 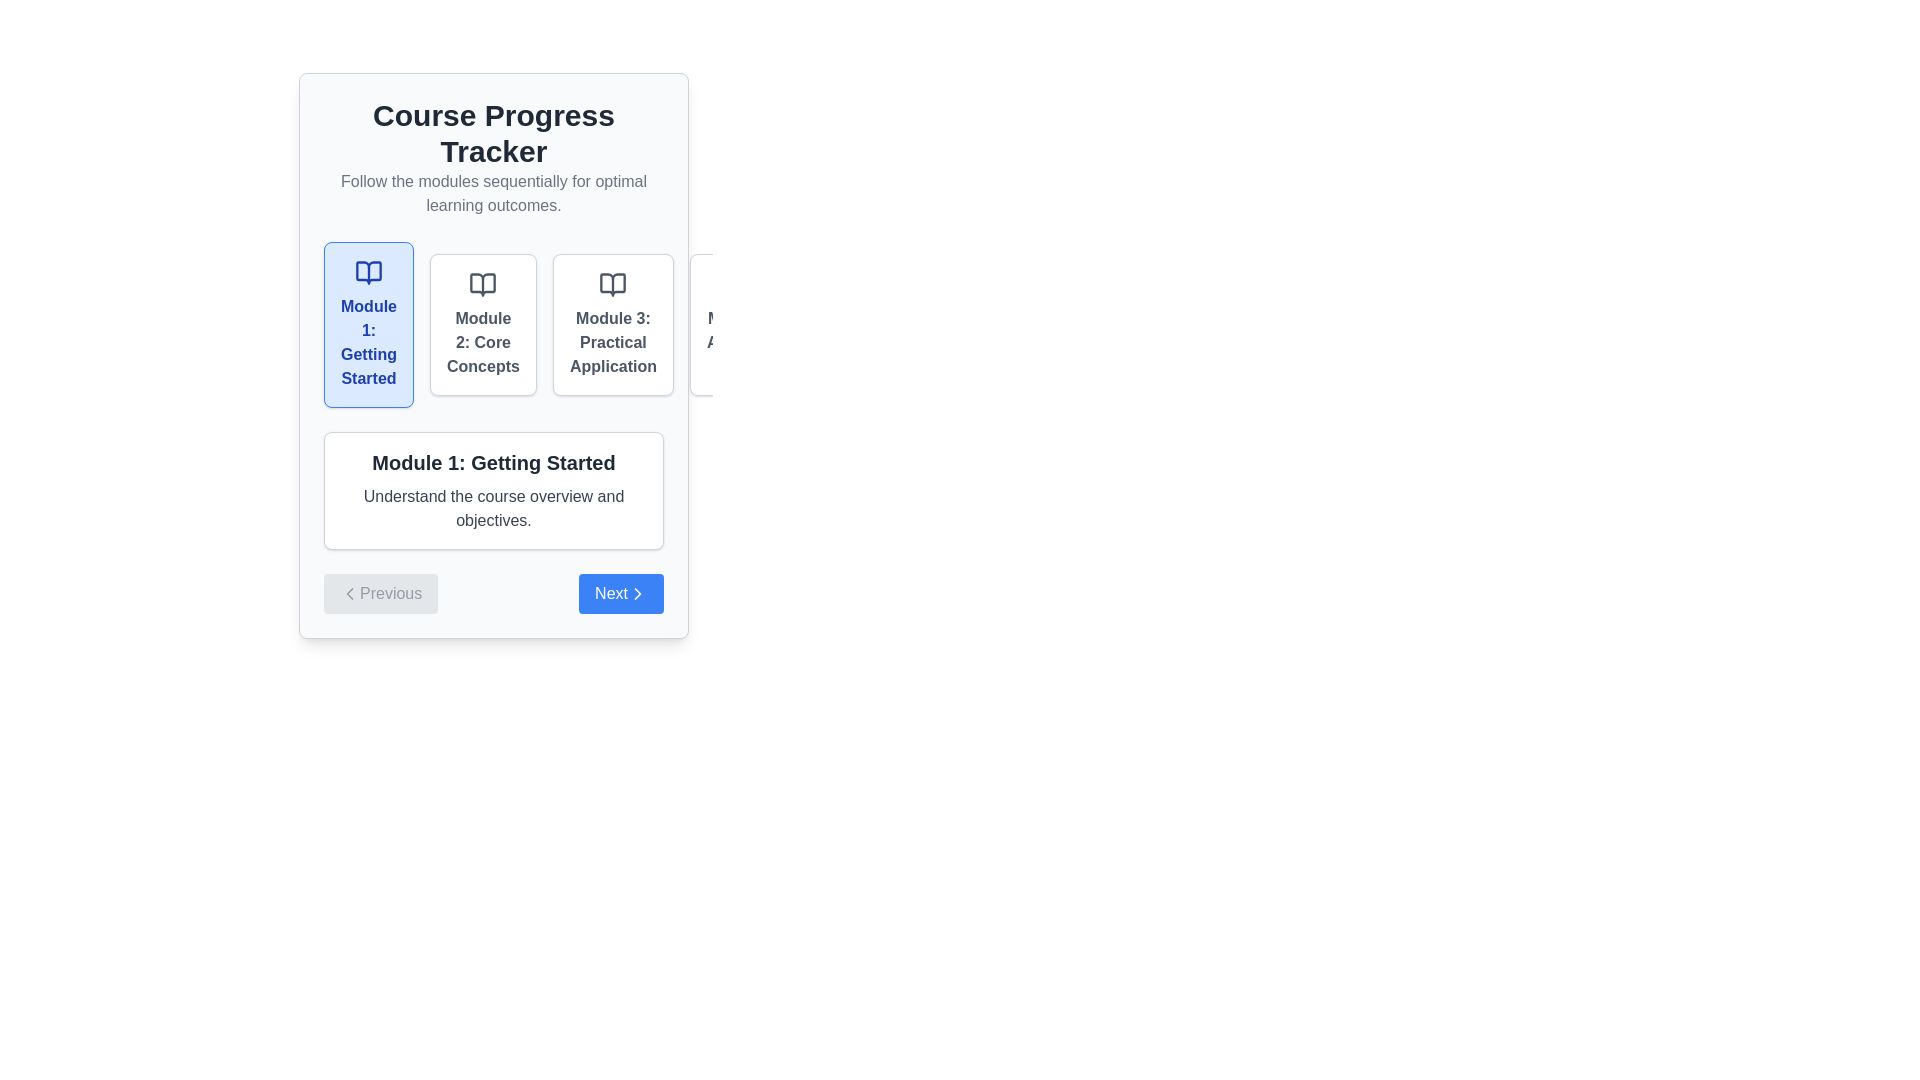 What do you see at coordinates (483, 285) in the screenshot?
I see `the right section of the open book icon within the 'Module 2: Core Concepts' button, which is the second module button` at bounding box center [483, 285].